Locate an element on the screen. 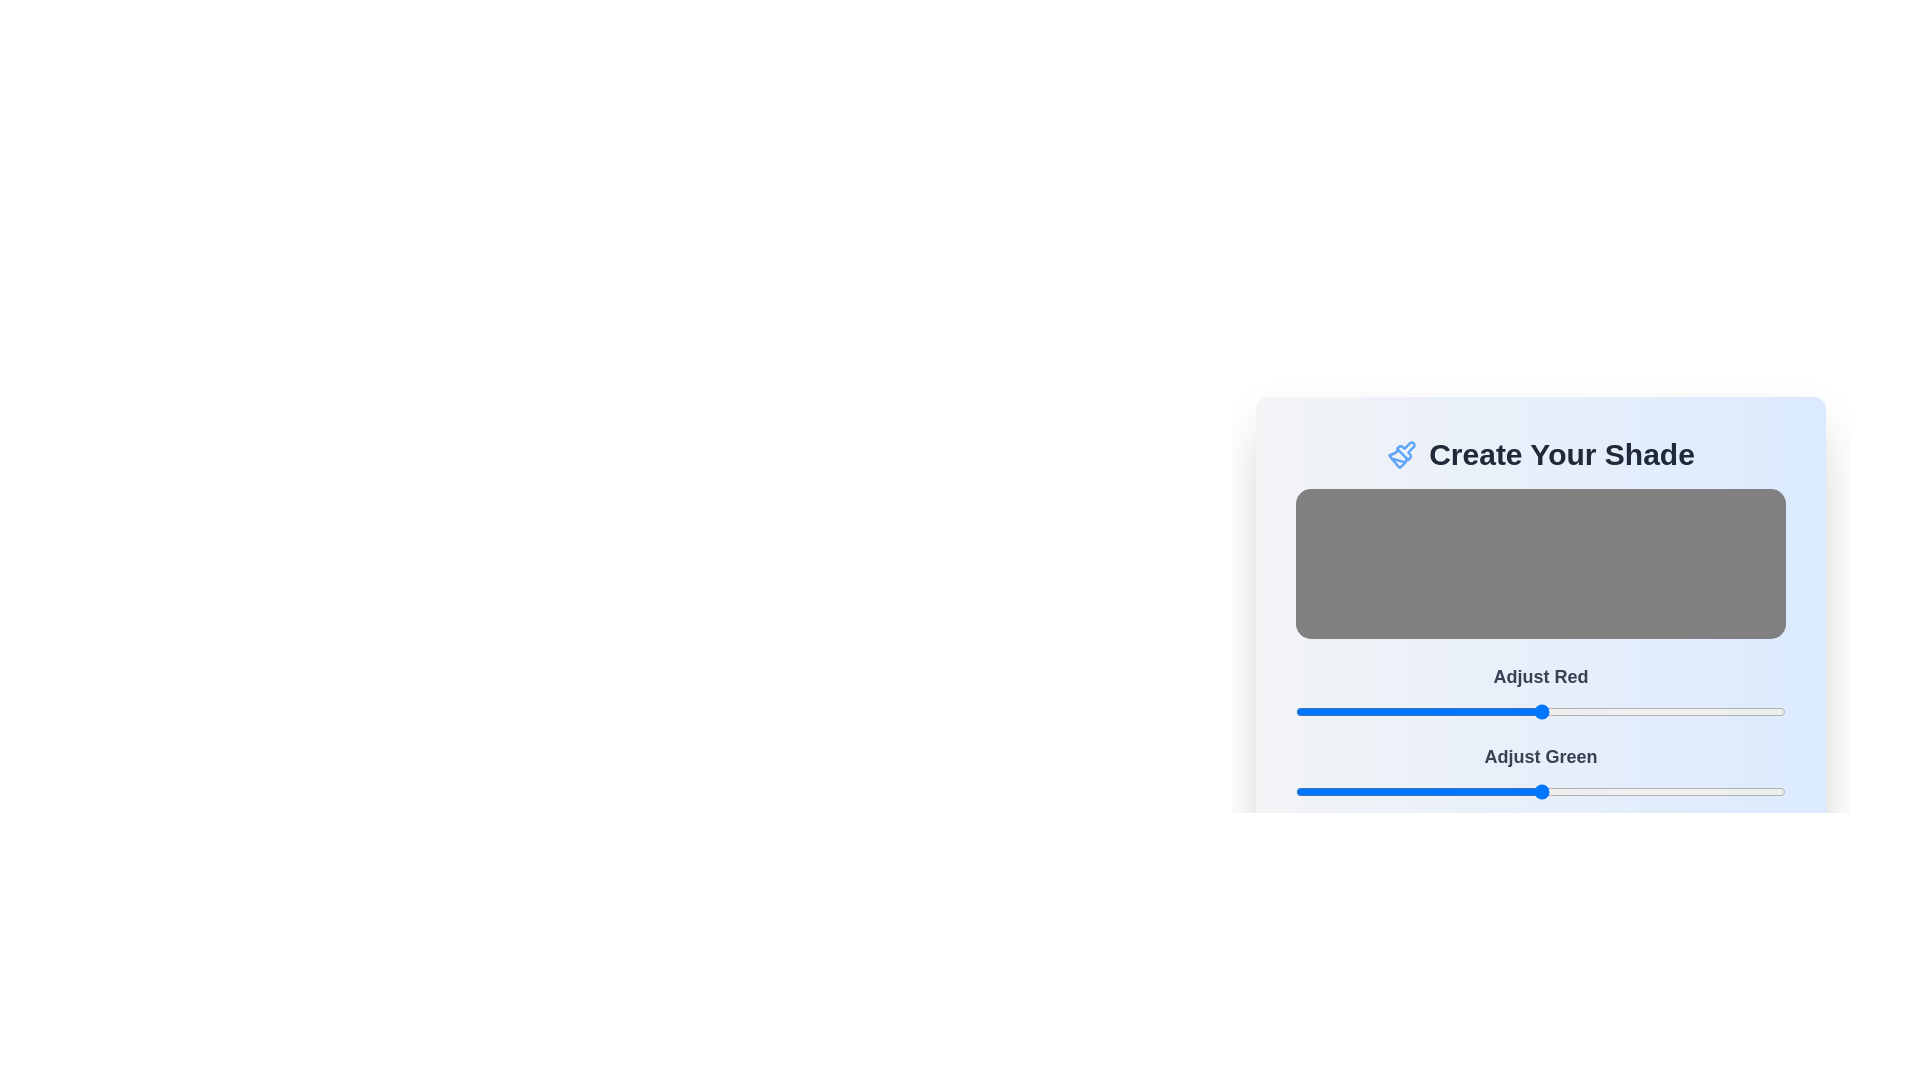 Image resolution: width=1920 pixels, height=1080 pixels. the red color slider to 68 is located at coordinates (1425, 711).